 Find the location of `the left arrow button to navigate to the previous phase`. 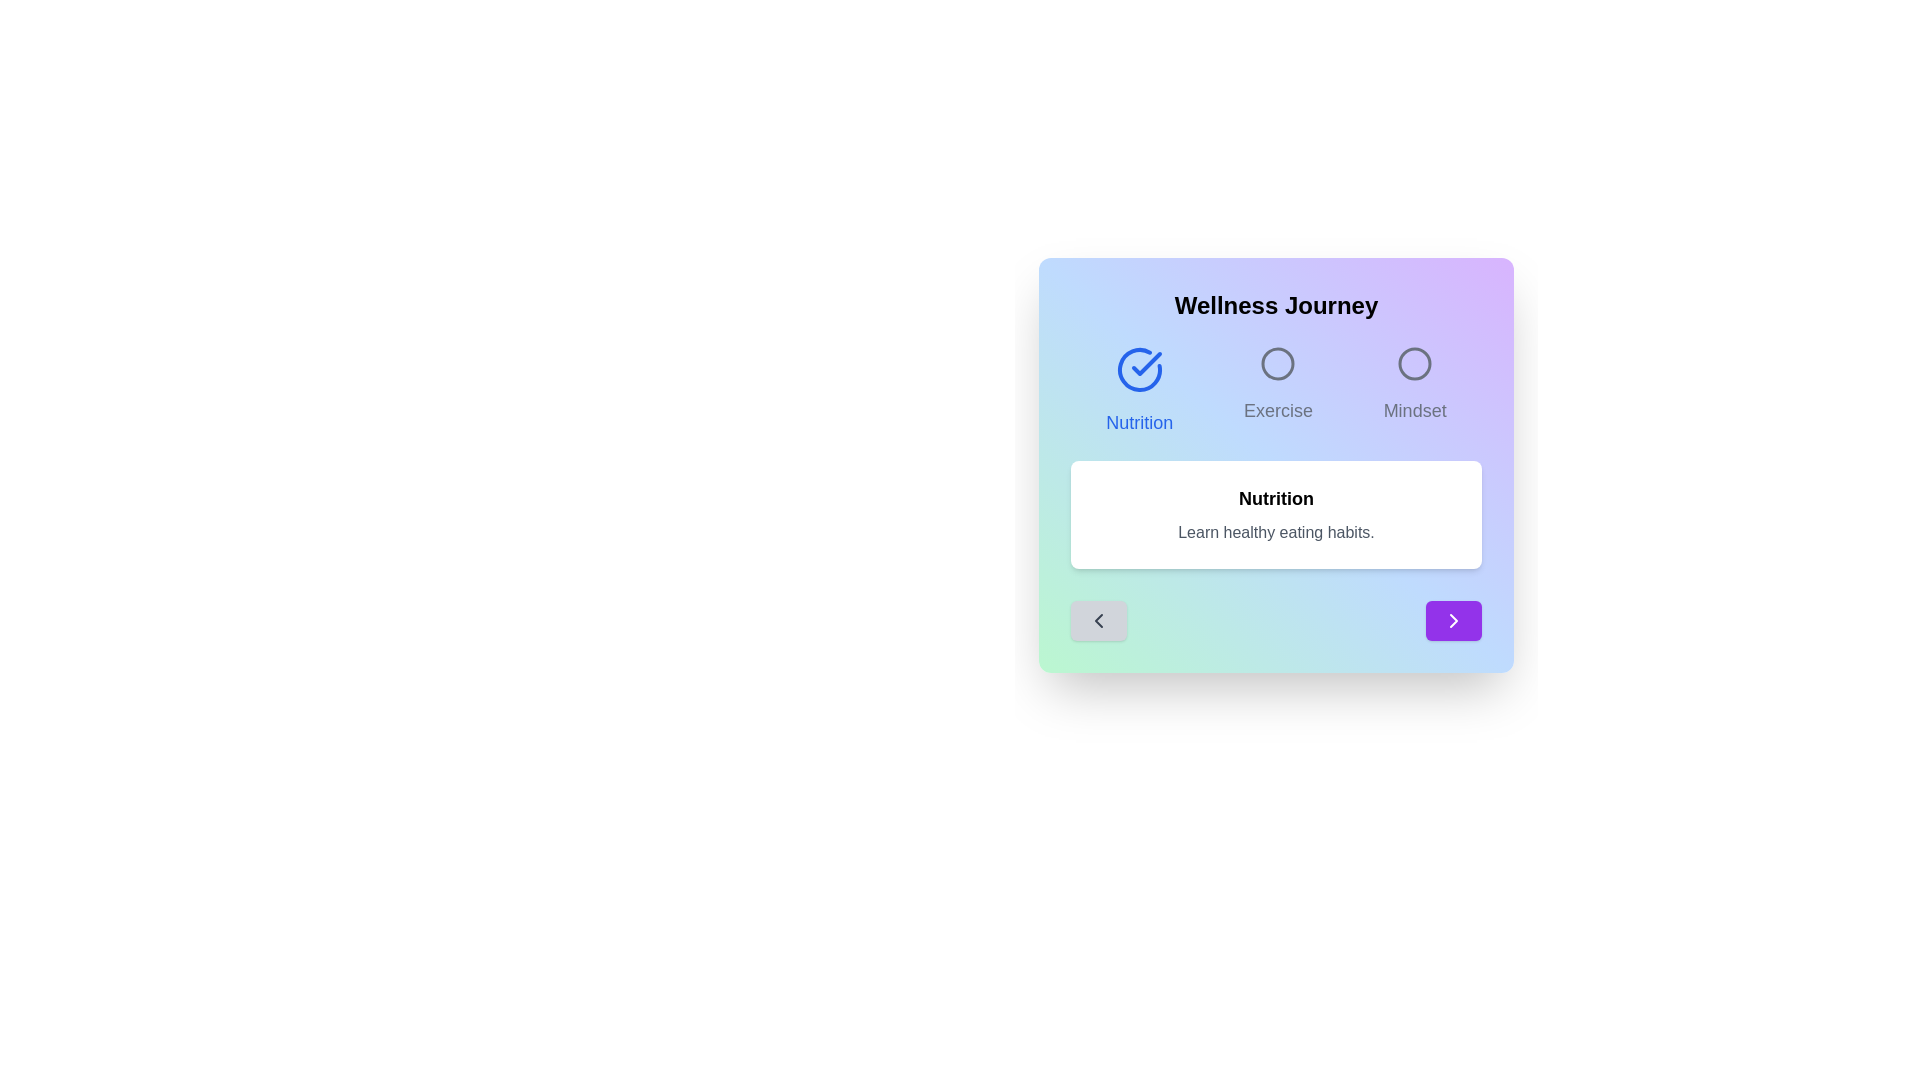

the left arrow button to navigate to the previous phase is located at coordinates (1098, 620).